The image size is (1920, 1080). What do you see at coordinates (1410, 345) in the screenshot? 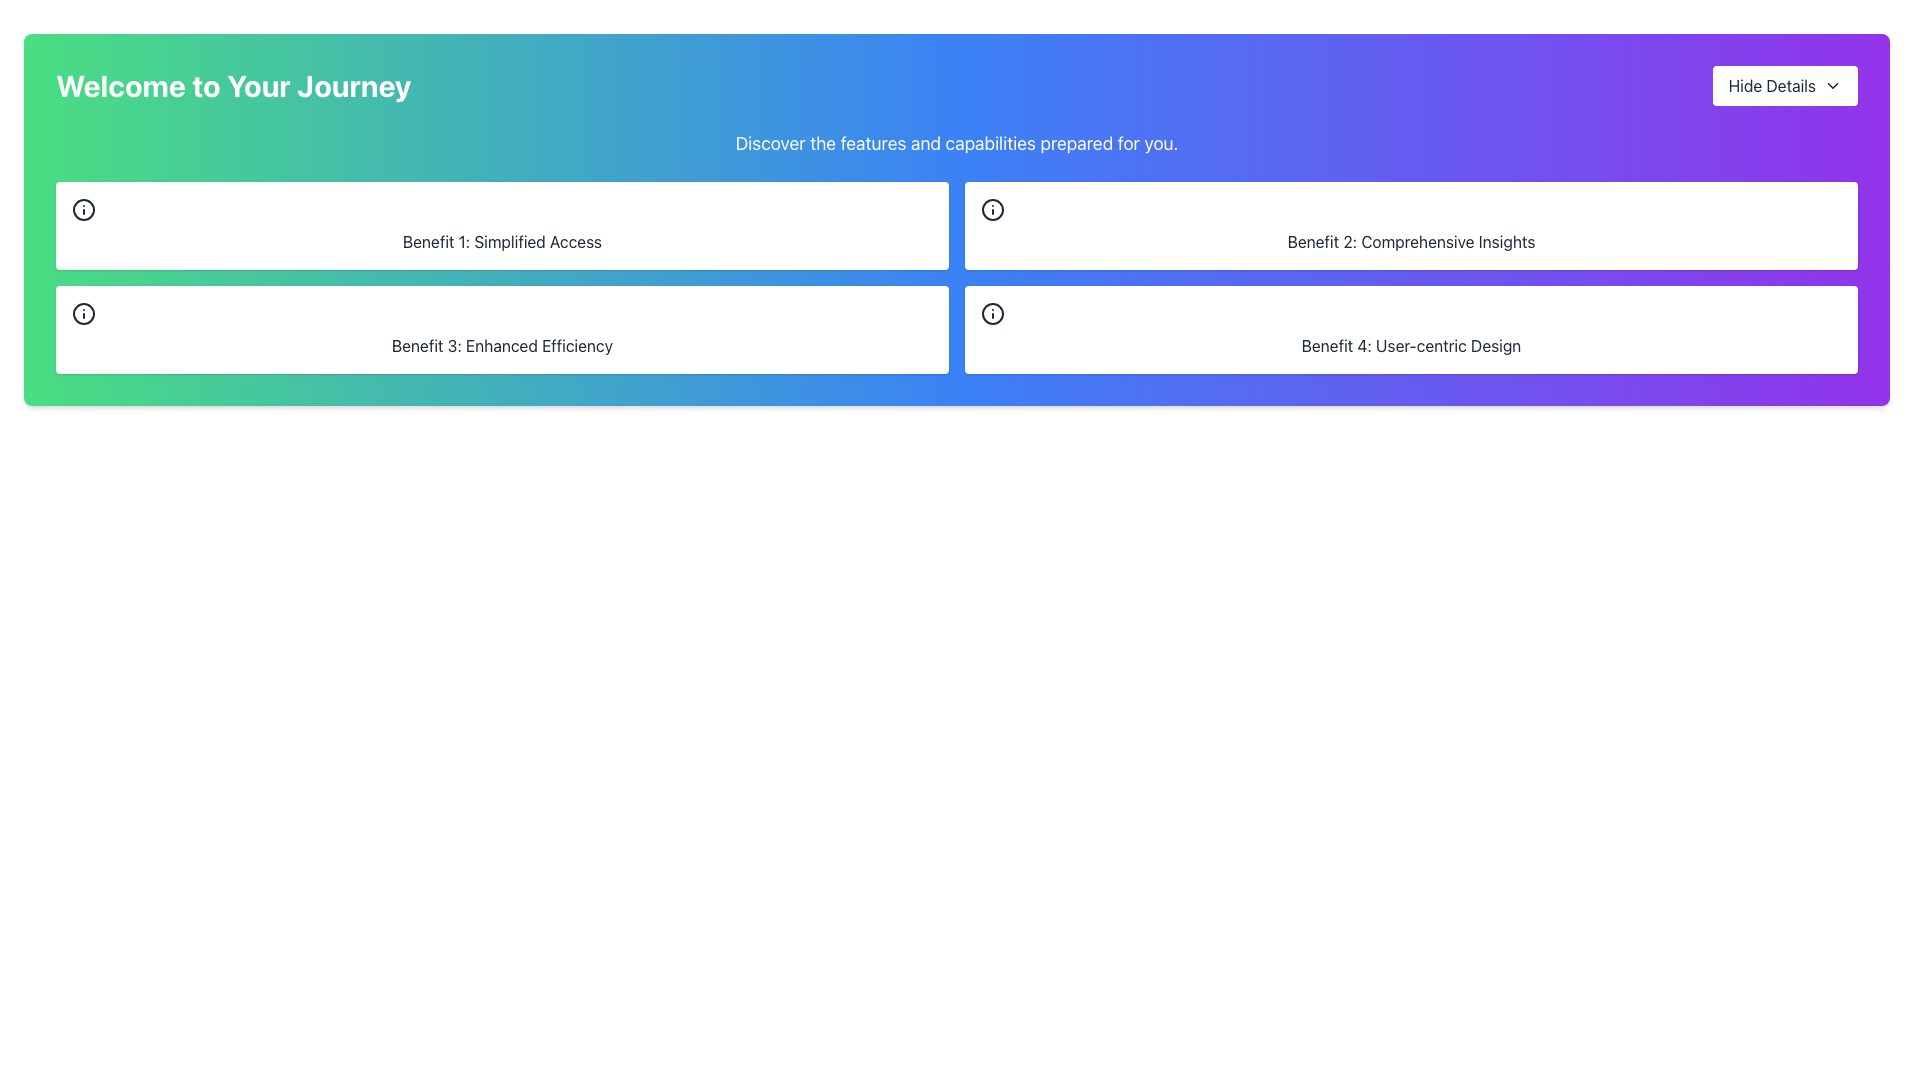
I see `text from the descriptive label within the white card located in the bottom-right corner of the four-card grid layout, summarizing 'User-centric Design.'` at bounding box center [1410, 345].